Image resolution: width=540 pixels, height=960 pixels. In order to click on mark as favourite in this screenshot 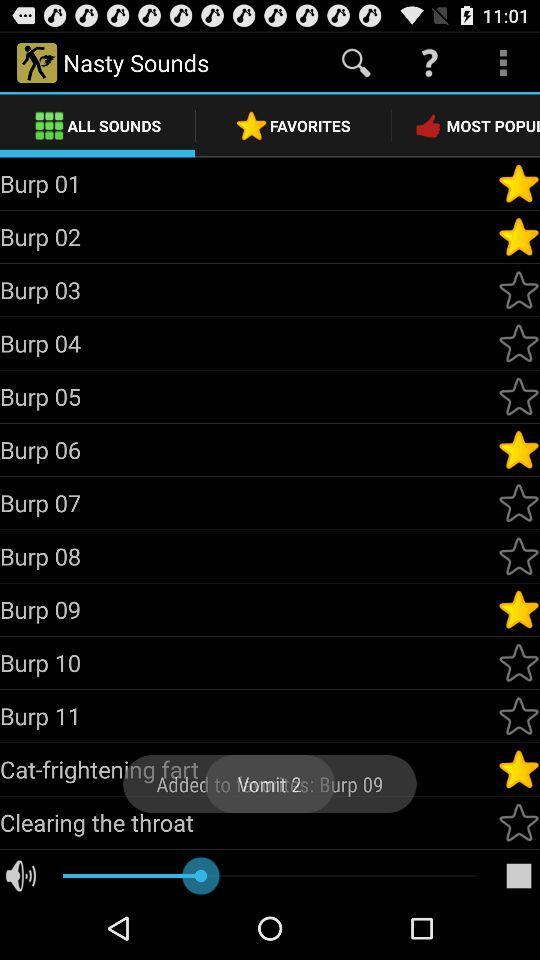, I will do `click(518, 450)`.